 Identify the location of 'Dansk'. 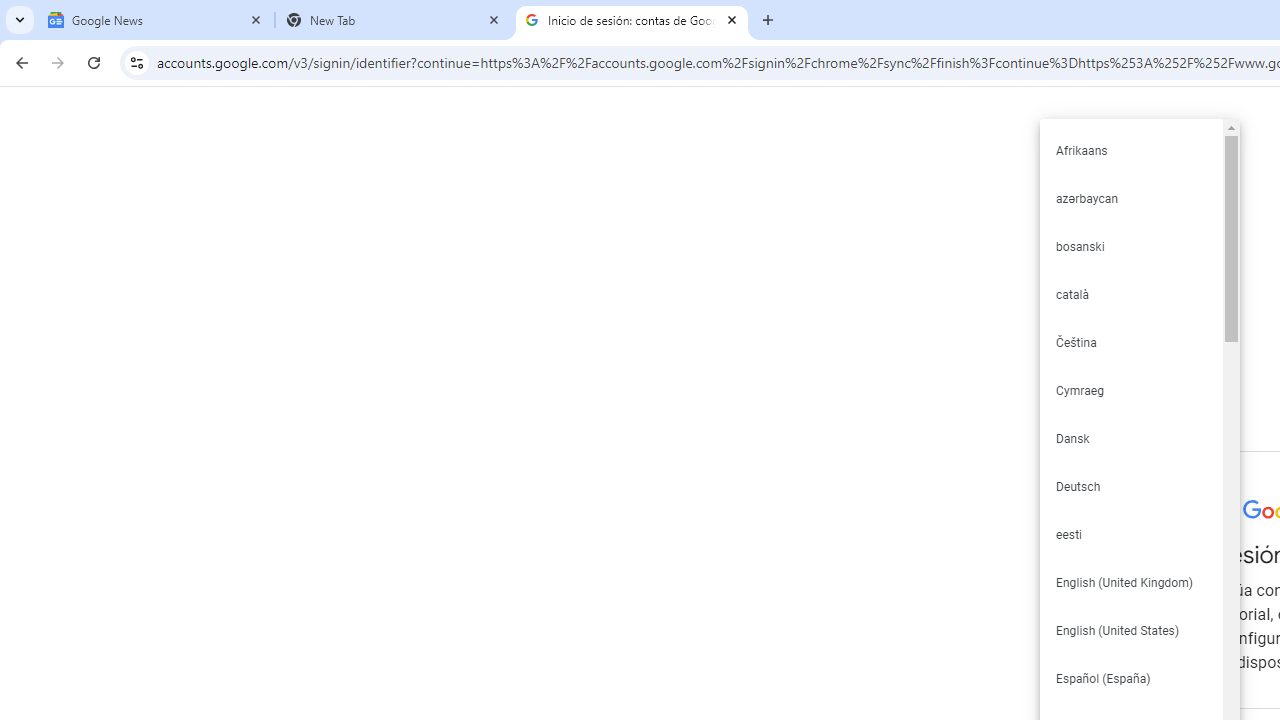
(1130, 437).